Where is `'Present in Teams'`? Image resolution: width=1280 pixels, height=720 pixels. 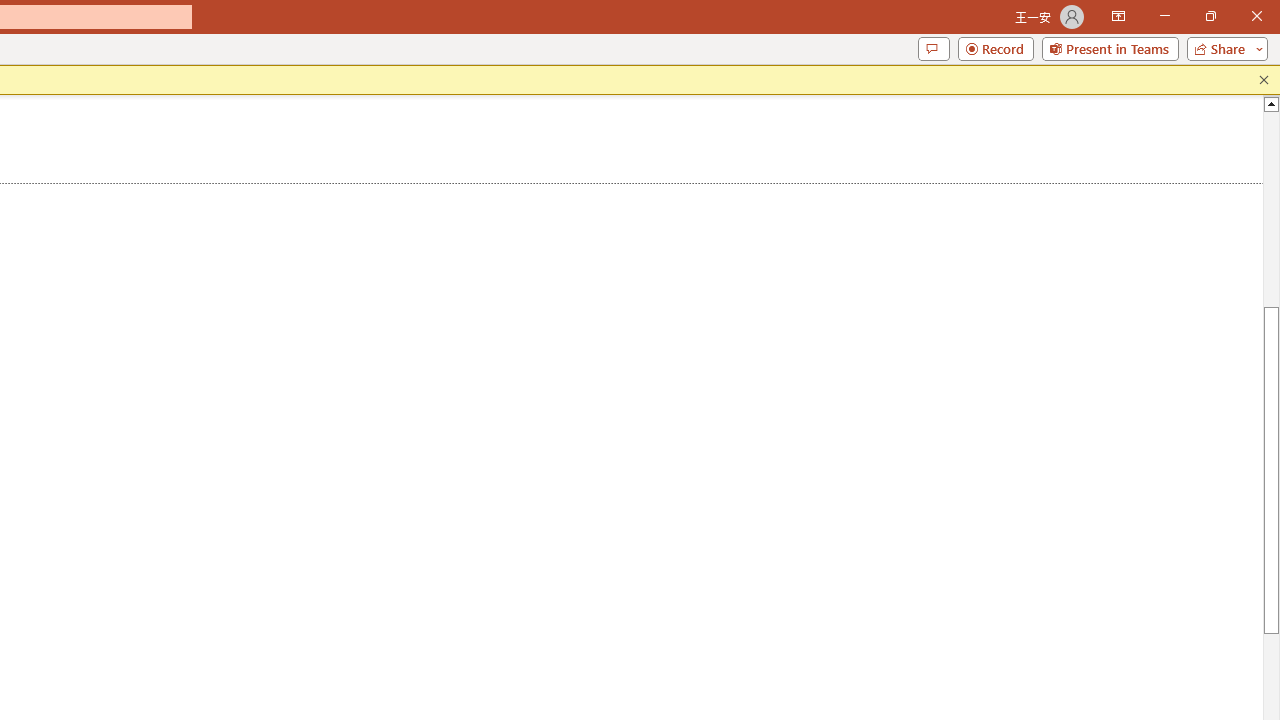
'Present in Teams' is located at coordinates (1109, 47).